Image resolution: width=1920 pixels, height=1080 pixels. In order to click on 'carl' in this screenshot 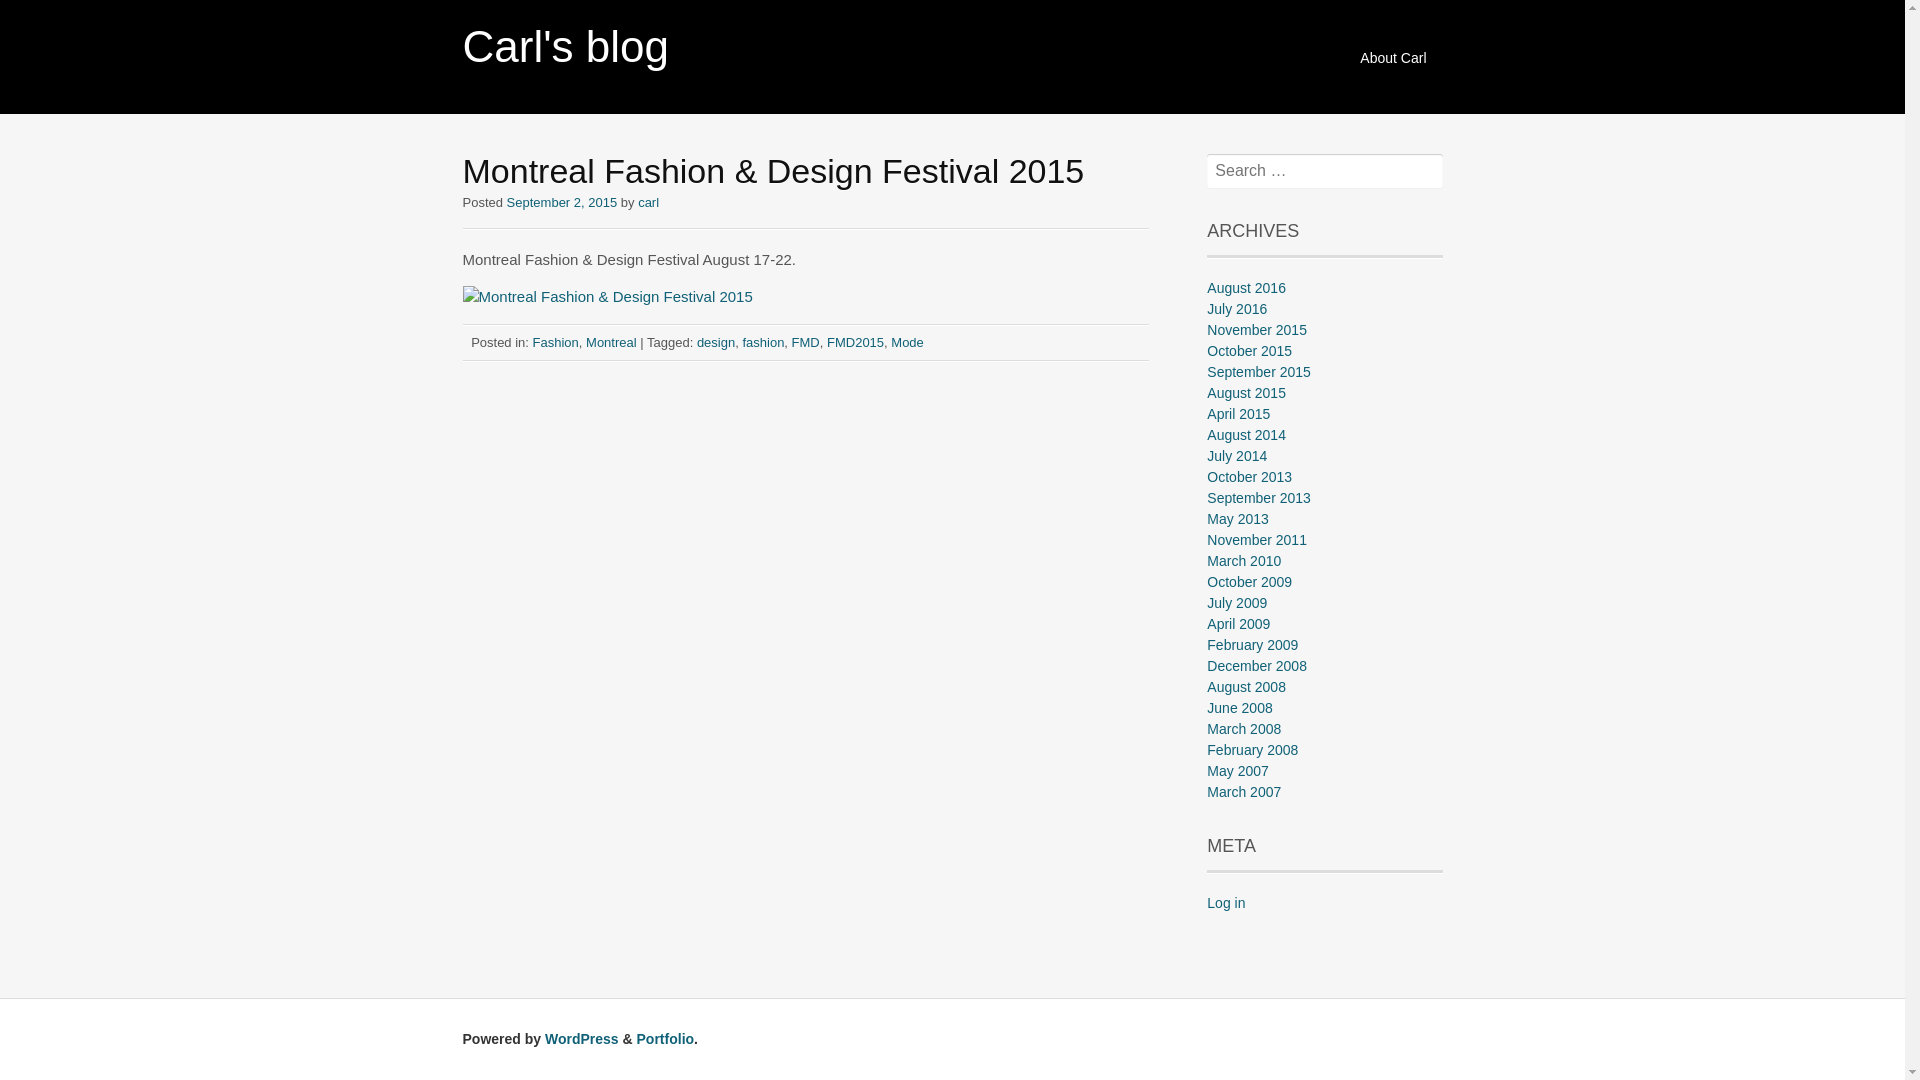, I will do `click(648, 202)`.